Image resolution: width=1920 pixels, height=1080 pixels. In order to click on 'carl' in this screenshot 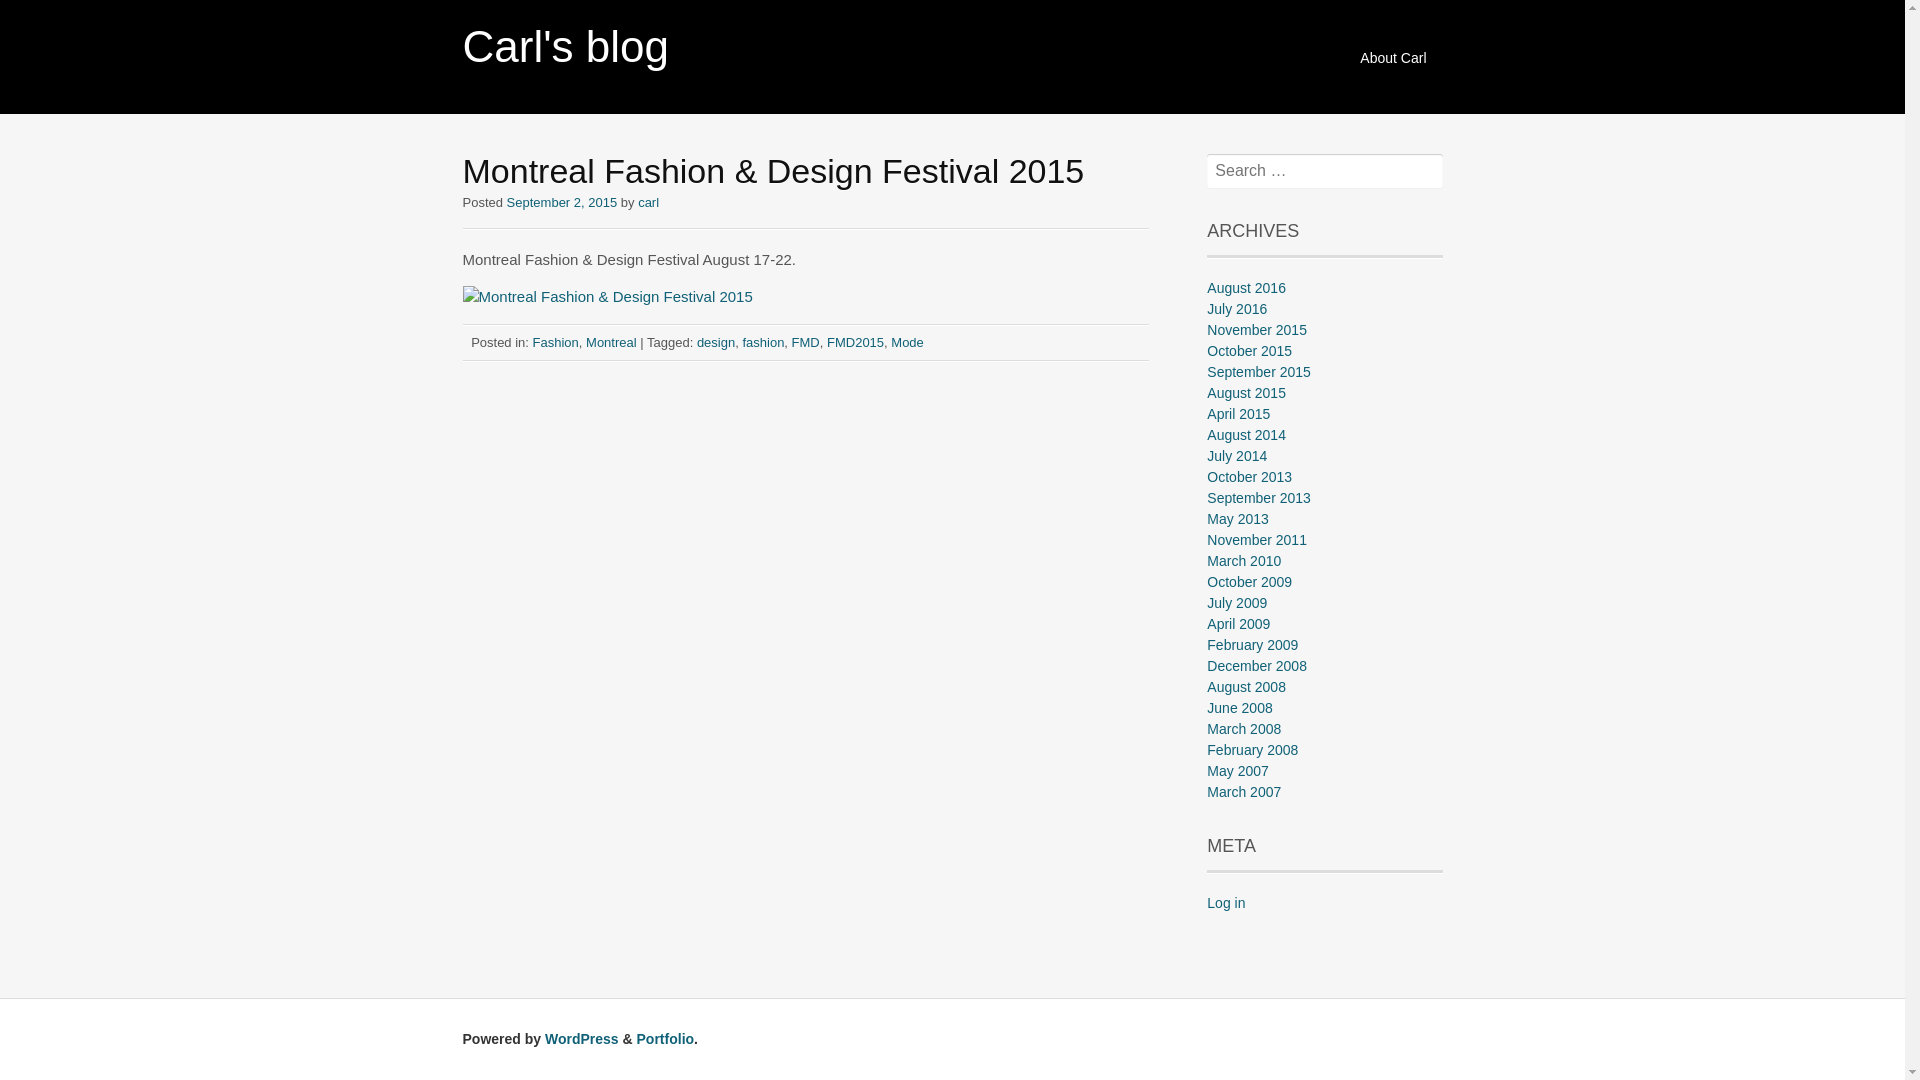, I will do `click(648, 202)`.